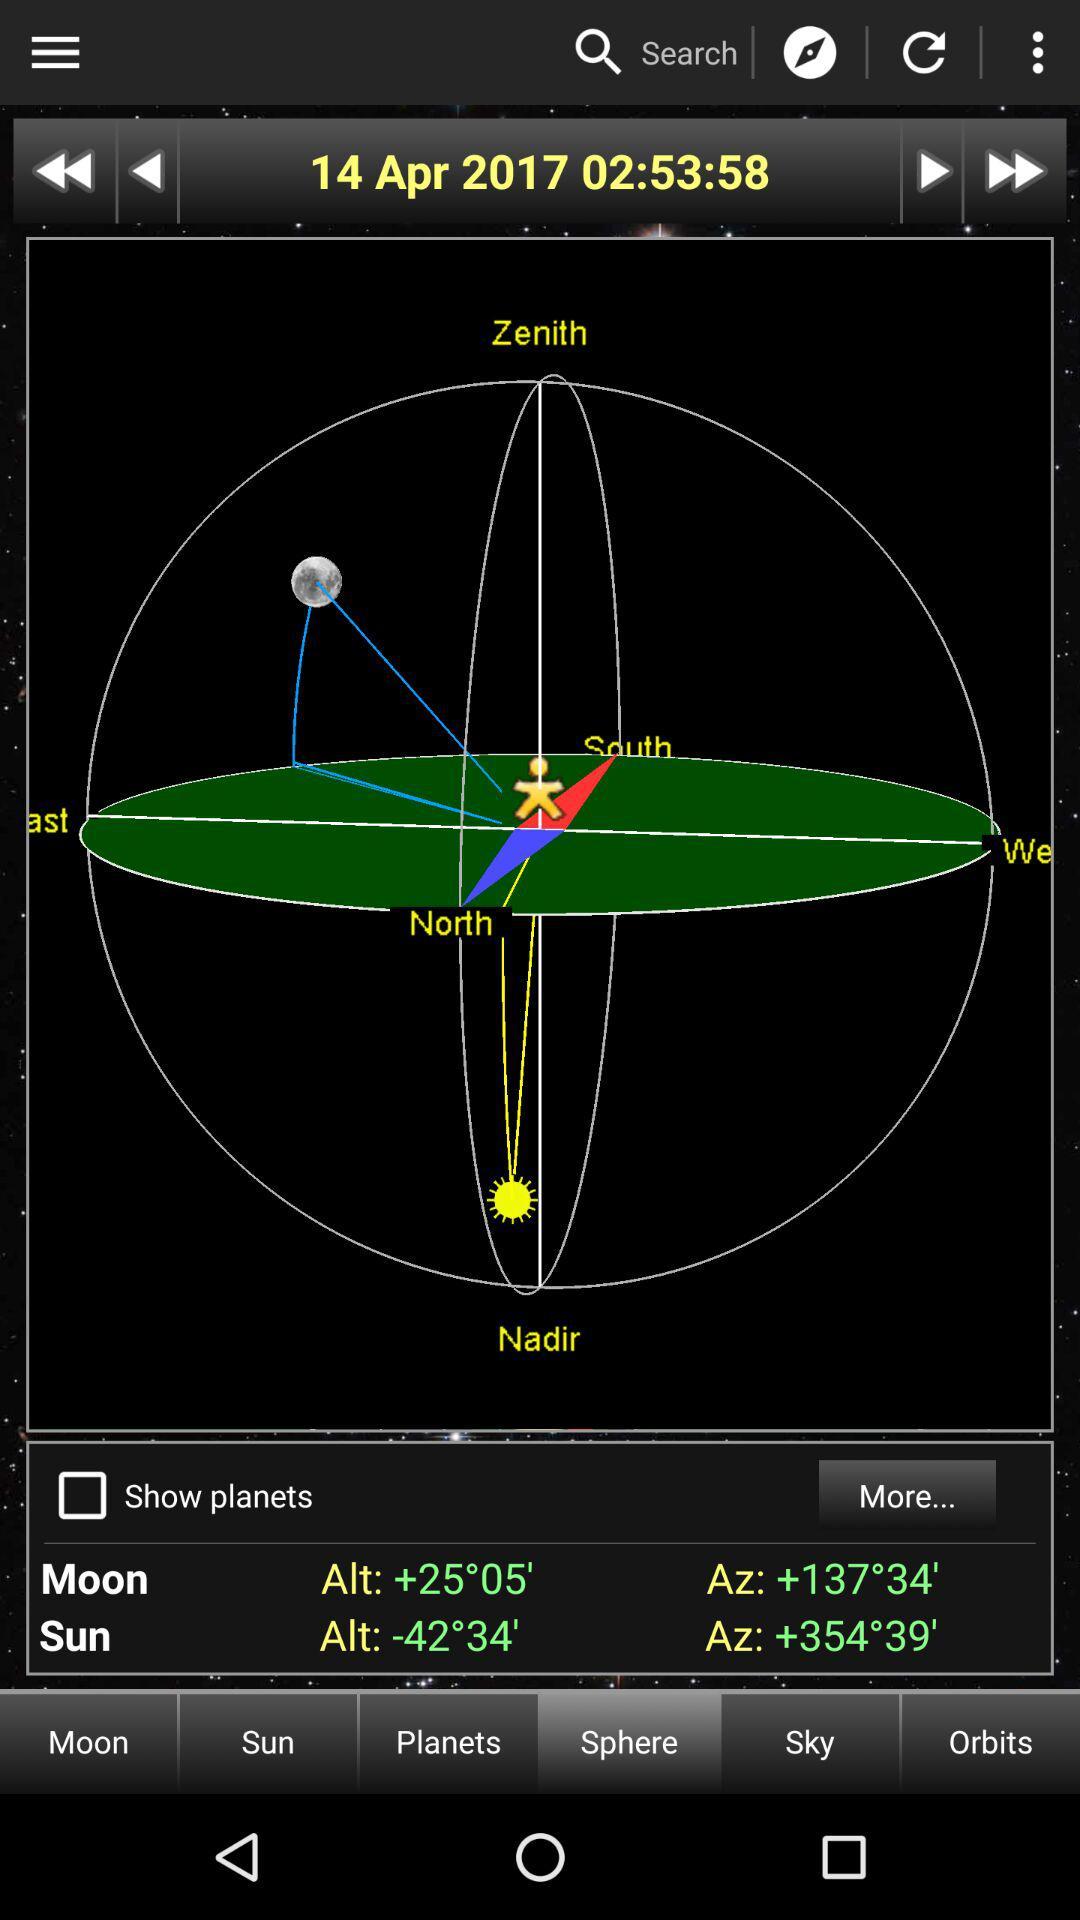  What do you see at coordinates (219, 1495) in the screenshot?
I see `app next to more... app` at bounding box center [219, 1495].